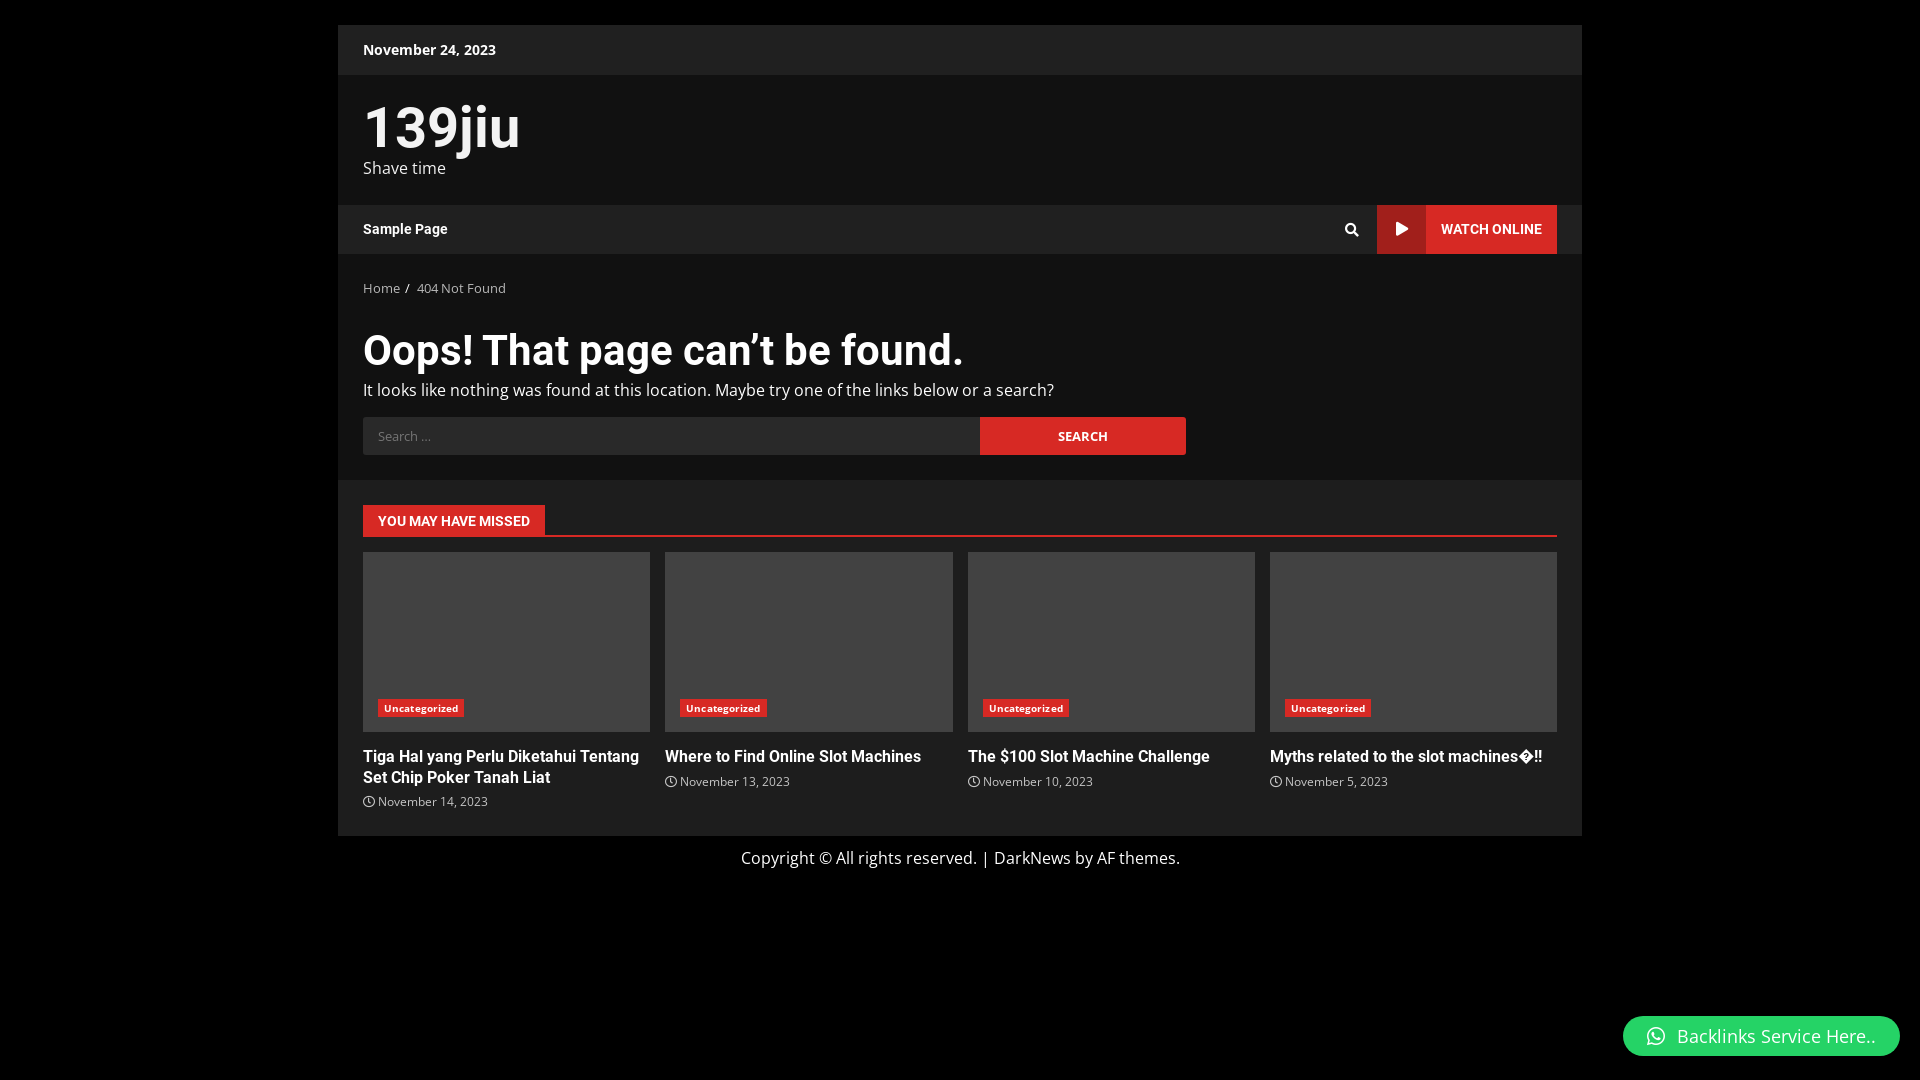 The image size is (1920, 1080). I want to click on 'Uncategorized', so click(1025, 707).